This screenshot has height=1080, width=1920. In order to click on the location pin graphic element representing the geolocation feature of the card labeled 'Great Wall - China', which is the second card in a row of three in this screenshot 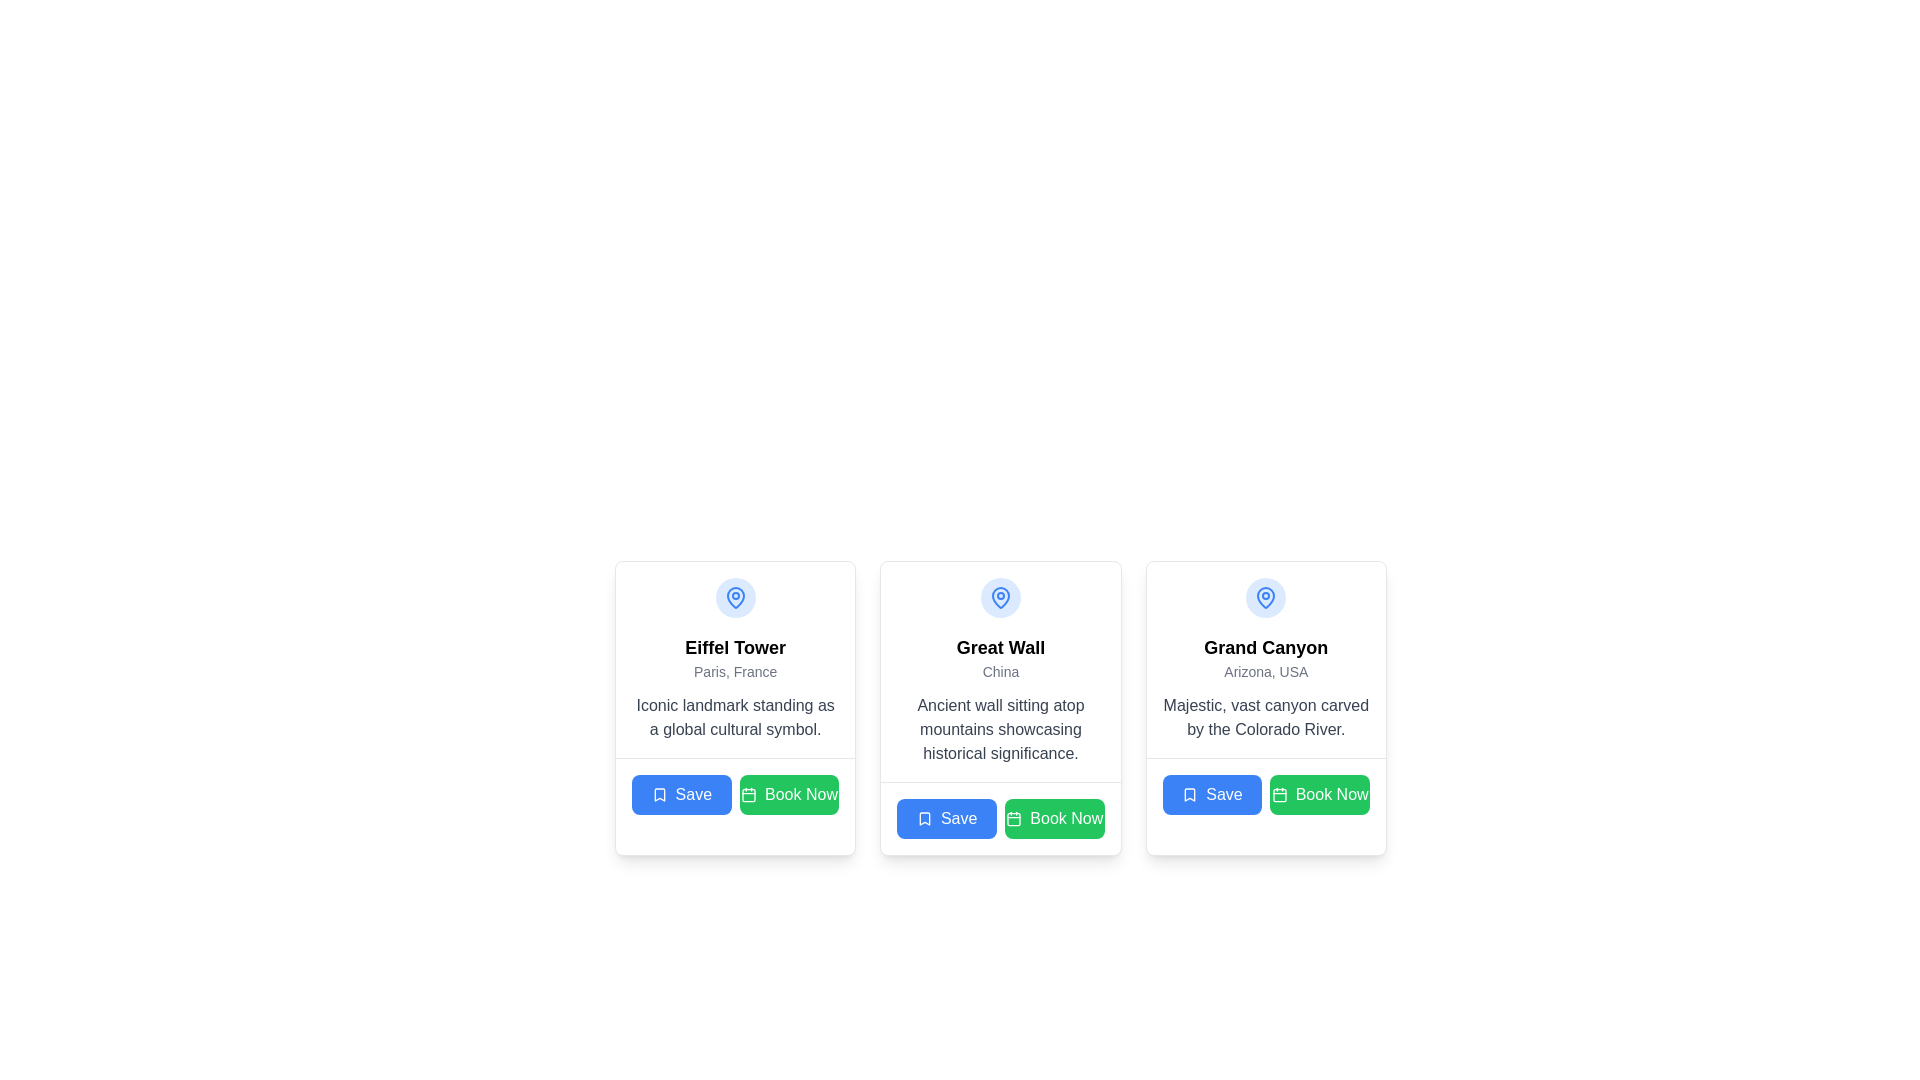, I will do `click(734, 596)`.